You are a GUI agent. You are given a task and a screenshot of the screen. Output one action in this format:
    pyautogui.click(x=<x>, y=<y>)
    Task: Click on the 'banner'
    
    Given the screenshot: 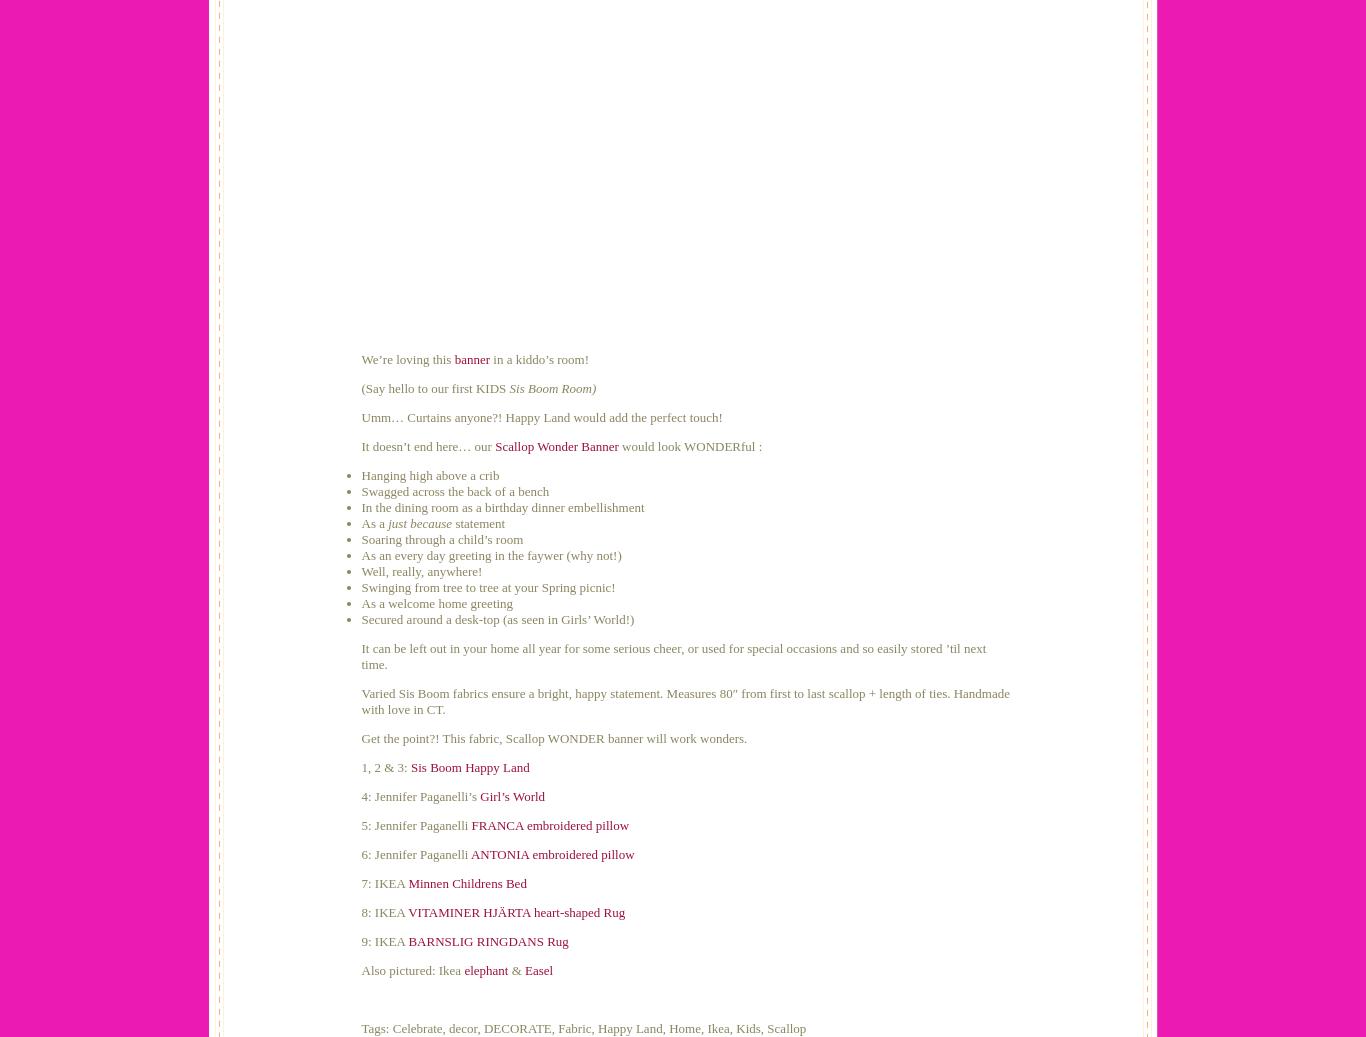 What is the action you would take?
    pyautogui.click(x=471, y=358)
    